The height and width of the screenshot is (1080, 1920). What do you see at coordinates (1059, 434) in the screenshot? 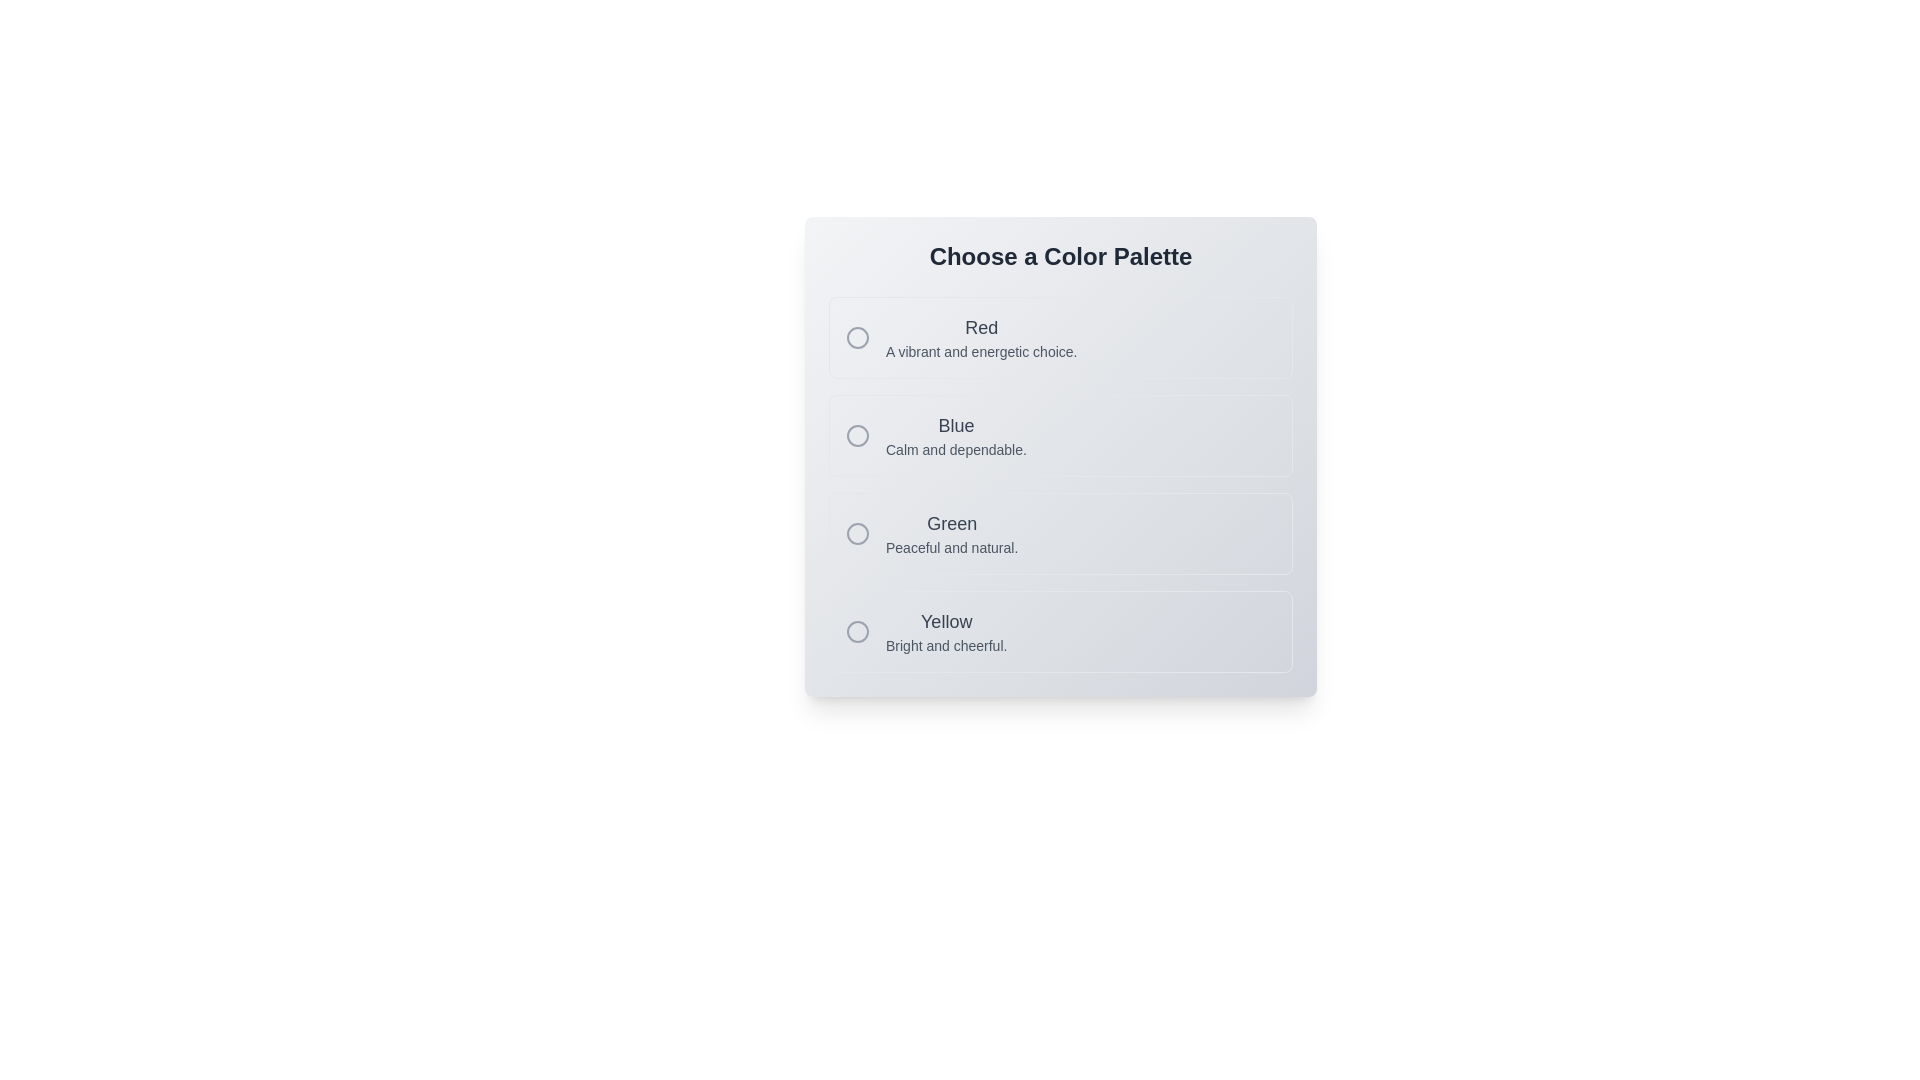
I see `the 'Blue' selectable card, which is the second option in the vertical list of cards` at bounding box center [1059, 434].